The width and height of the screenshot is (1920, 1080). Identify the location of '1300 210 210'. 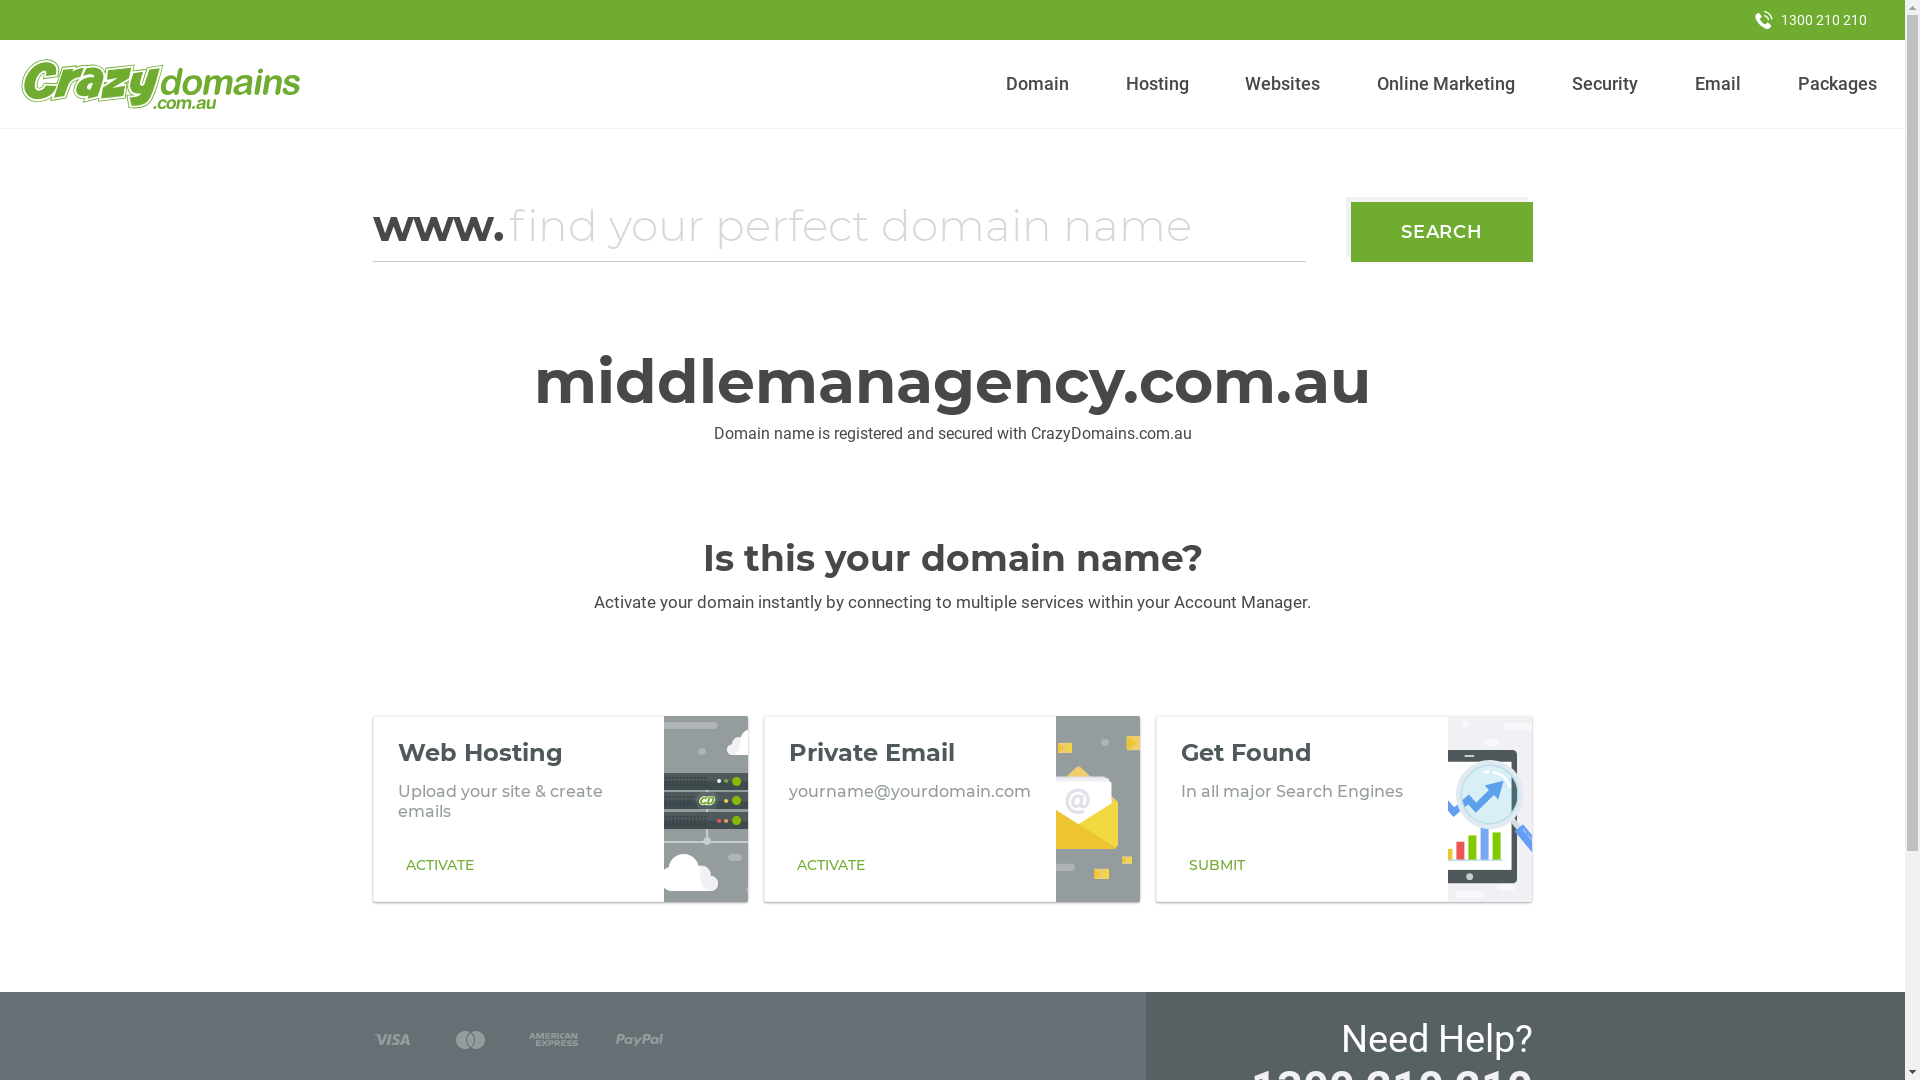
(1810, 19).